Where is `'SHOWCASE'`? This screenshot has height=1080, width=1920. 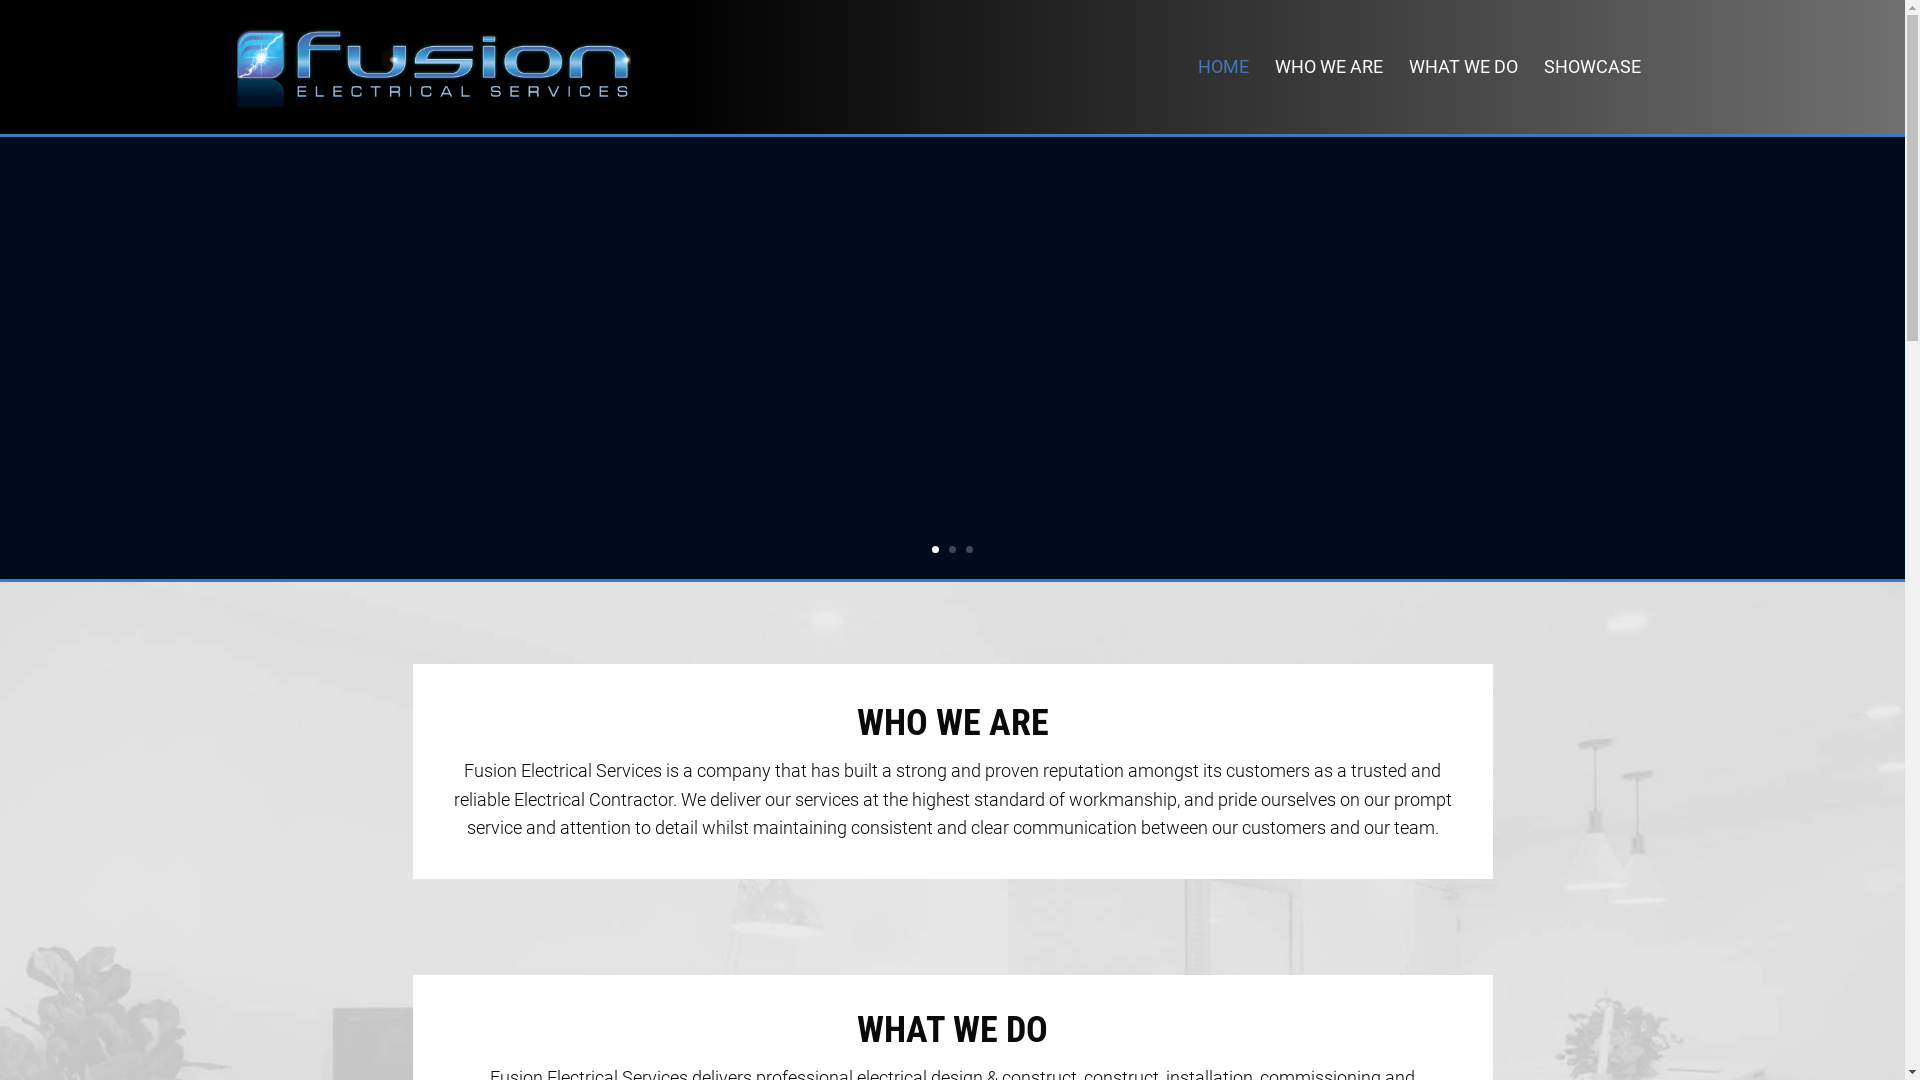
'SHOWCASE' is located at coordinates (1591, 96).